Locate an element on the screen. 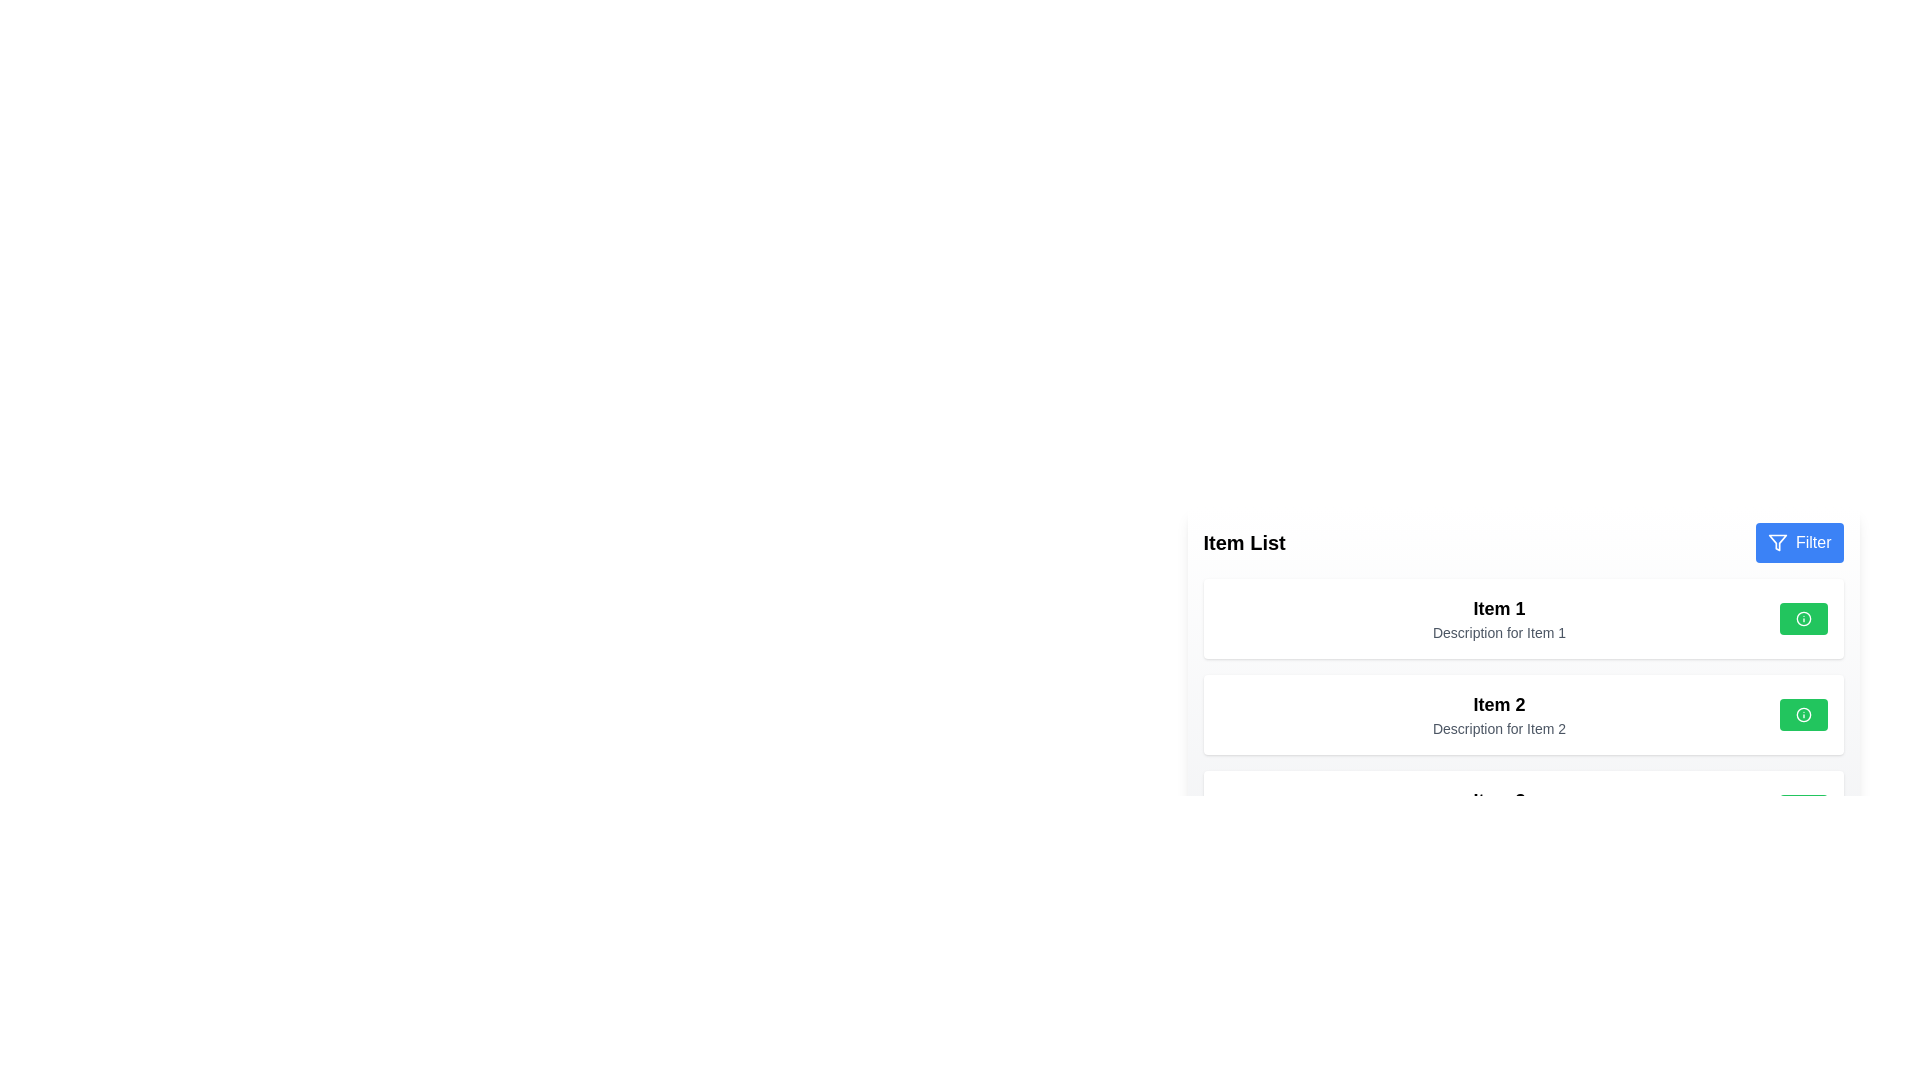  the central circular element within the green icon of the second item listed in the interface is located at coordinates (1803, 713).